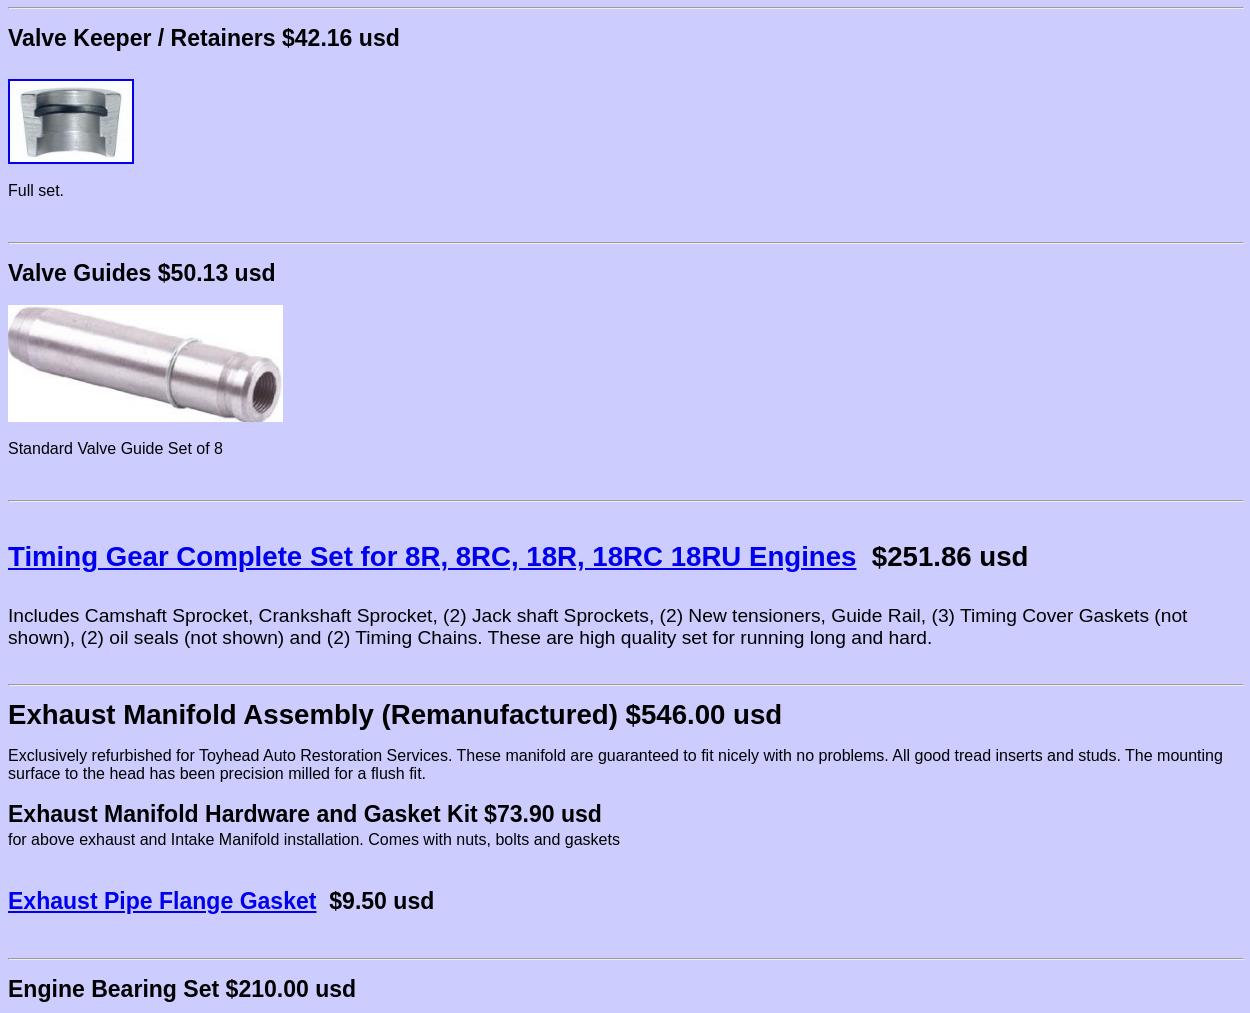 This screenshot has height=1013, width=1250. Describe the element at coordinates (8, 36) in the screenshot. I see `'Valve Keeper
                / Retainers $42.16 usd'` at that location.